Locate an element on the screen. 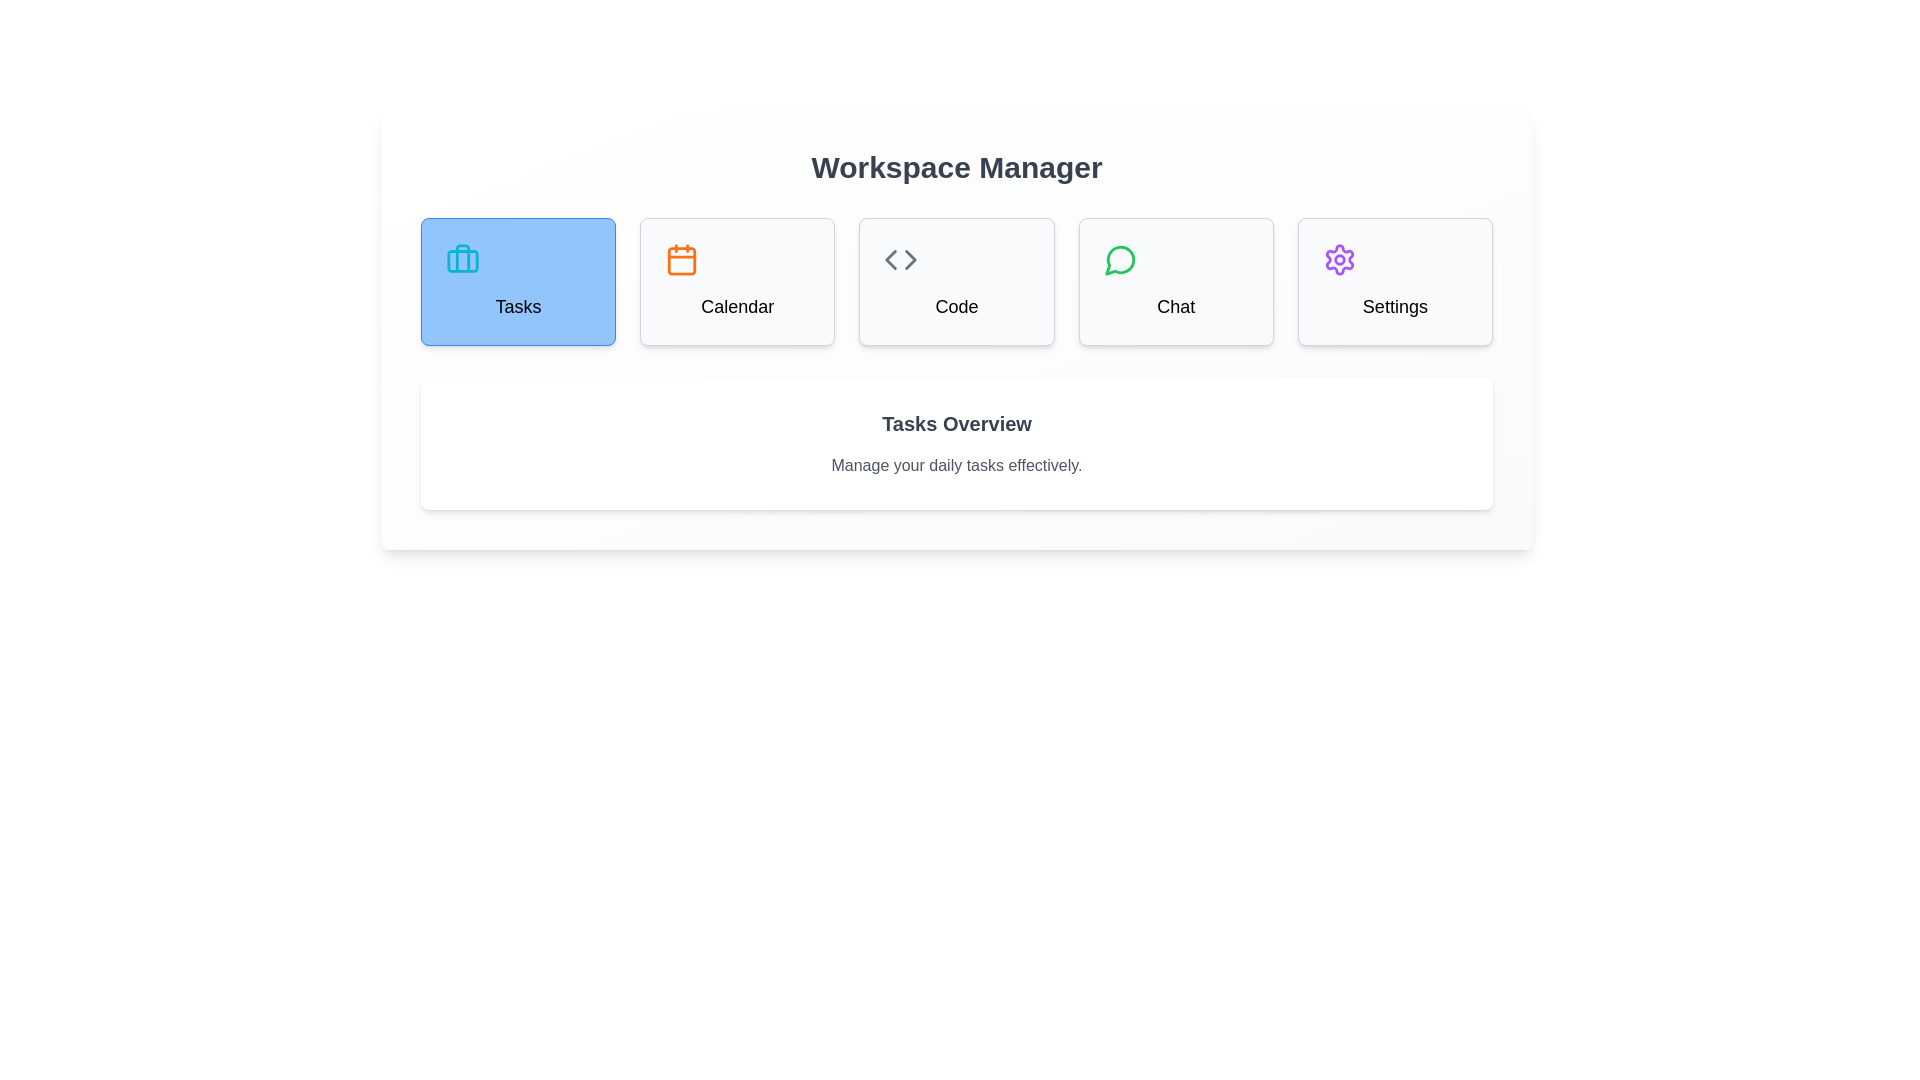 This screenshot has height=1080, width=1920. the settings icon embedded within the settings button, which is the last button in a series of five horizontal buttons at the top of the interface is located at coordinates (1339, 258).